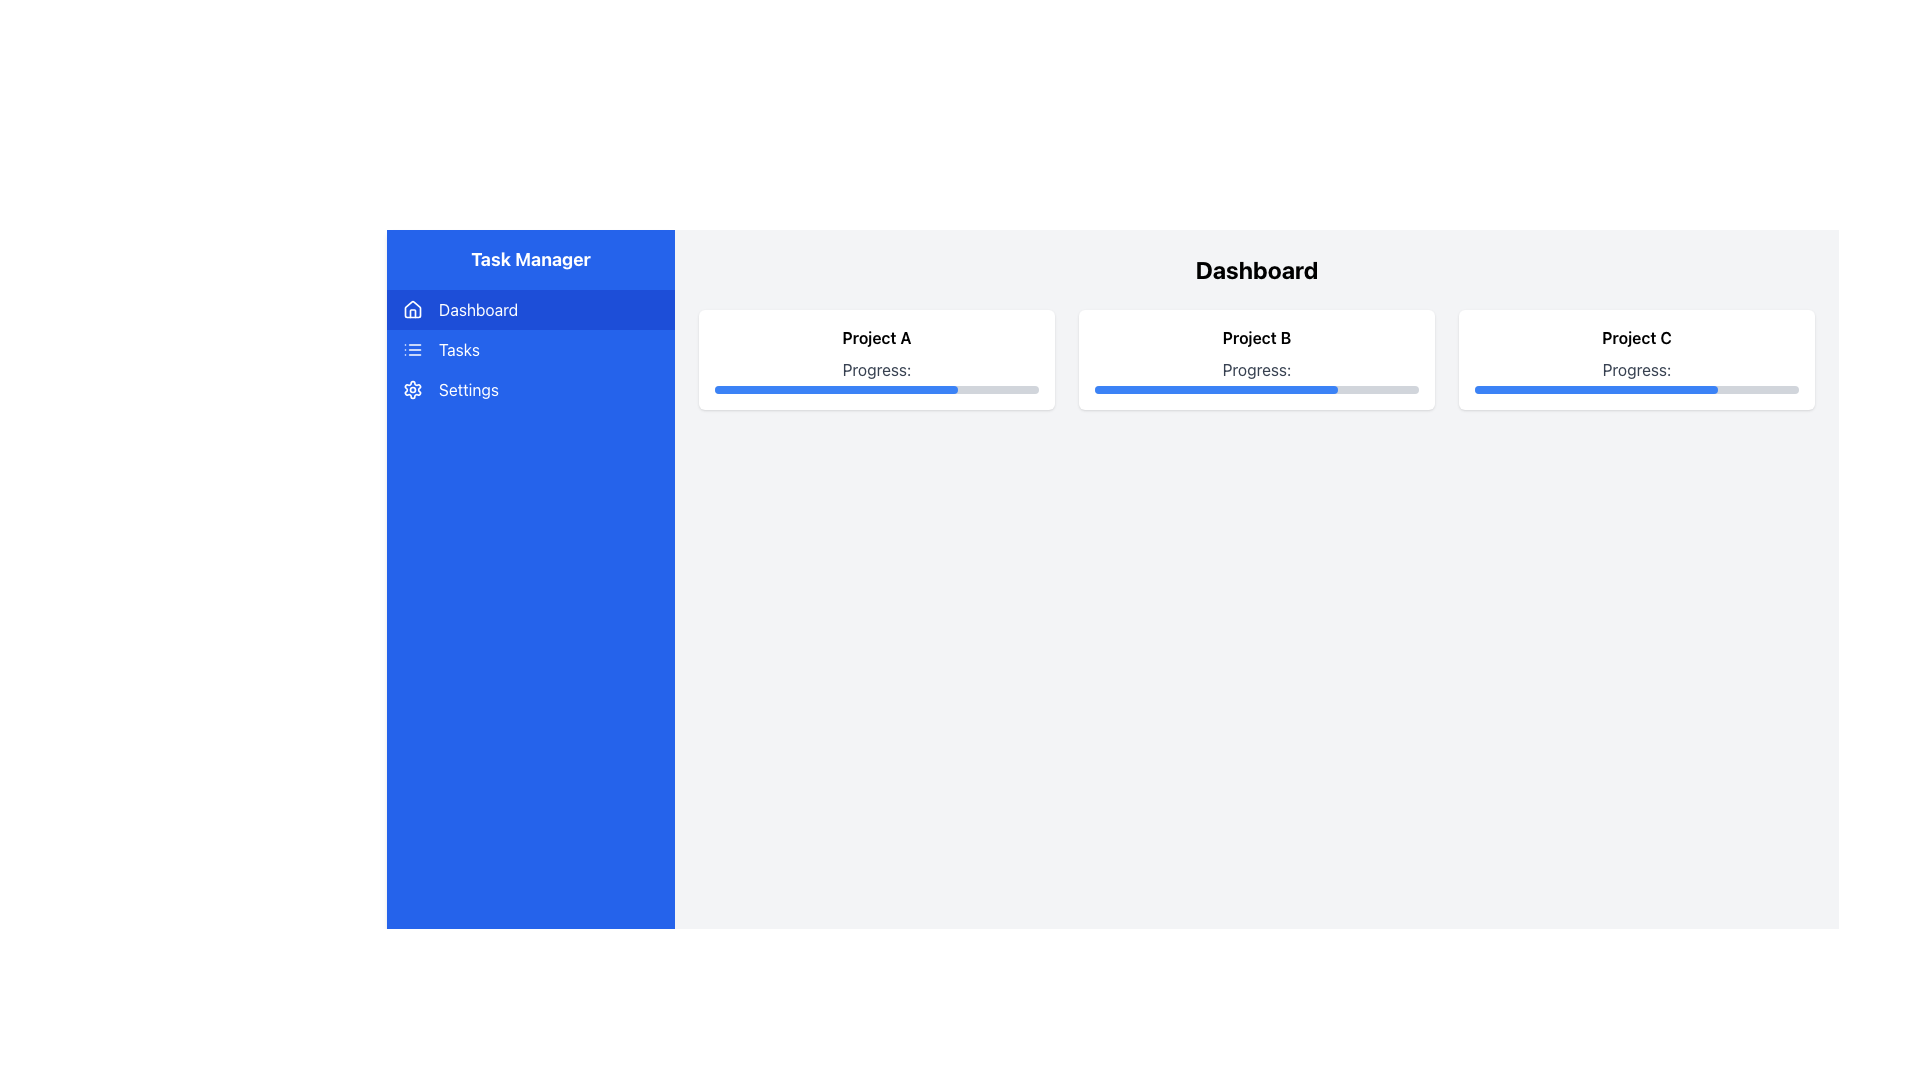 Image resolution: width=1920 pixels, height=1080 pixels. What do you see at coordinates (1256, 358) in the screenshot?
I see `the 'Project B' card which has a progress bar and is the second card in a row of three on the dashboard` at bounding box center [1256, 358].